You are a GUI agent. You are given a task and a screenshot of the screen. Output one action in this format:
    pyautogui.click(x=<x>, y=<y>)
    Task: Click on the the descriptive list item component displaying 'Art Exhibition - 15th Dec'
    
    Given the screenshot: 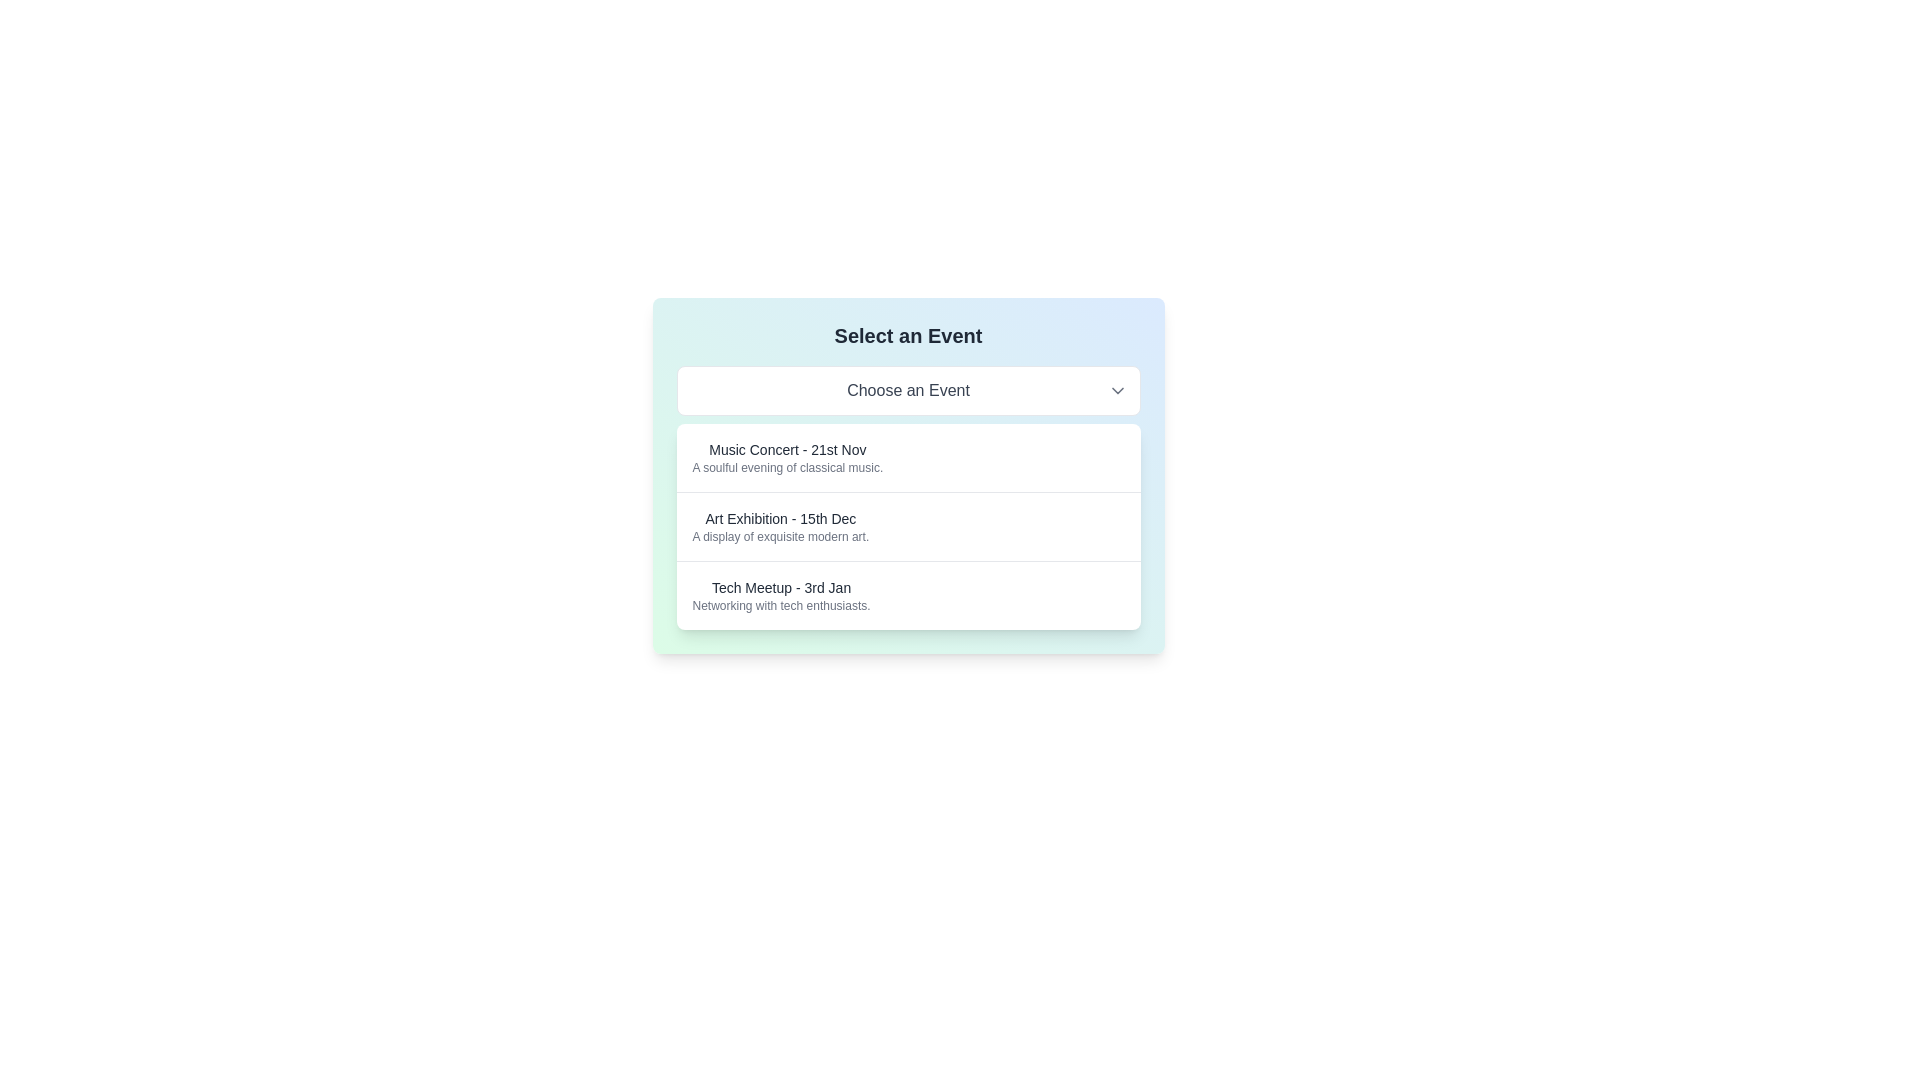 What is the action you would take?
    pyautogui.click(x=907, y=526)
    